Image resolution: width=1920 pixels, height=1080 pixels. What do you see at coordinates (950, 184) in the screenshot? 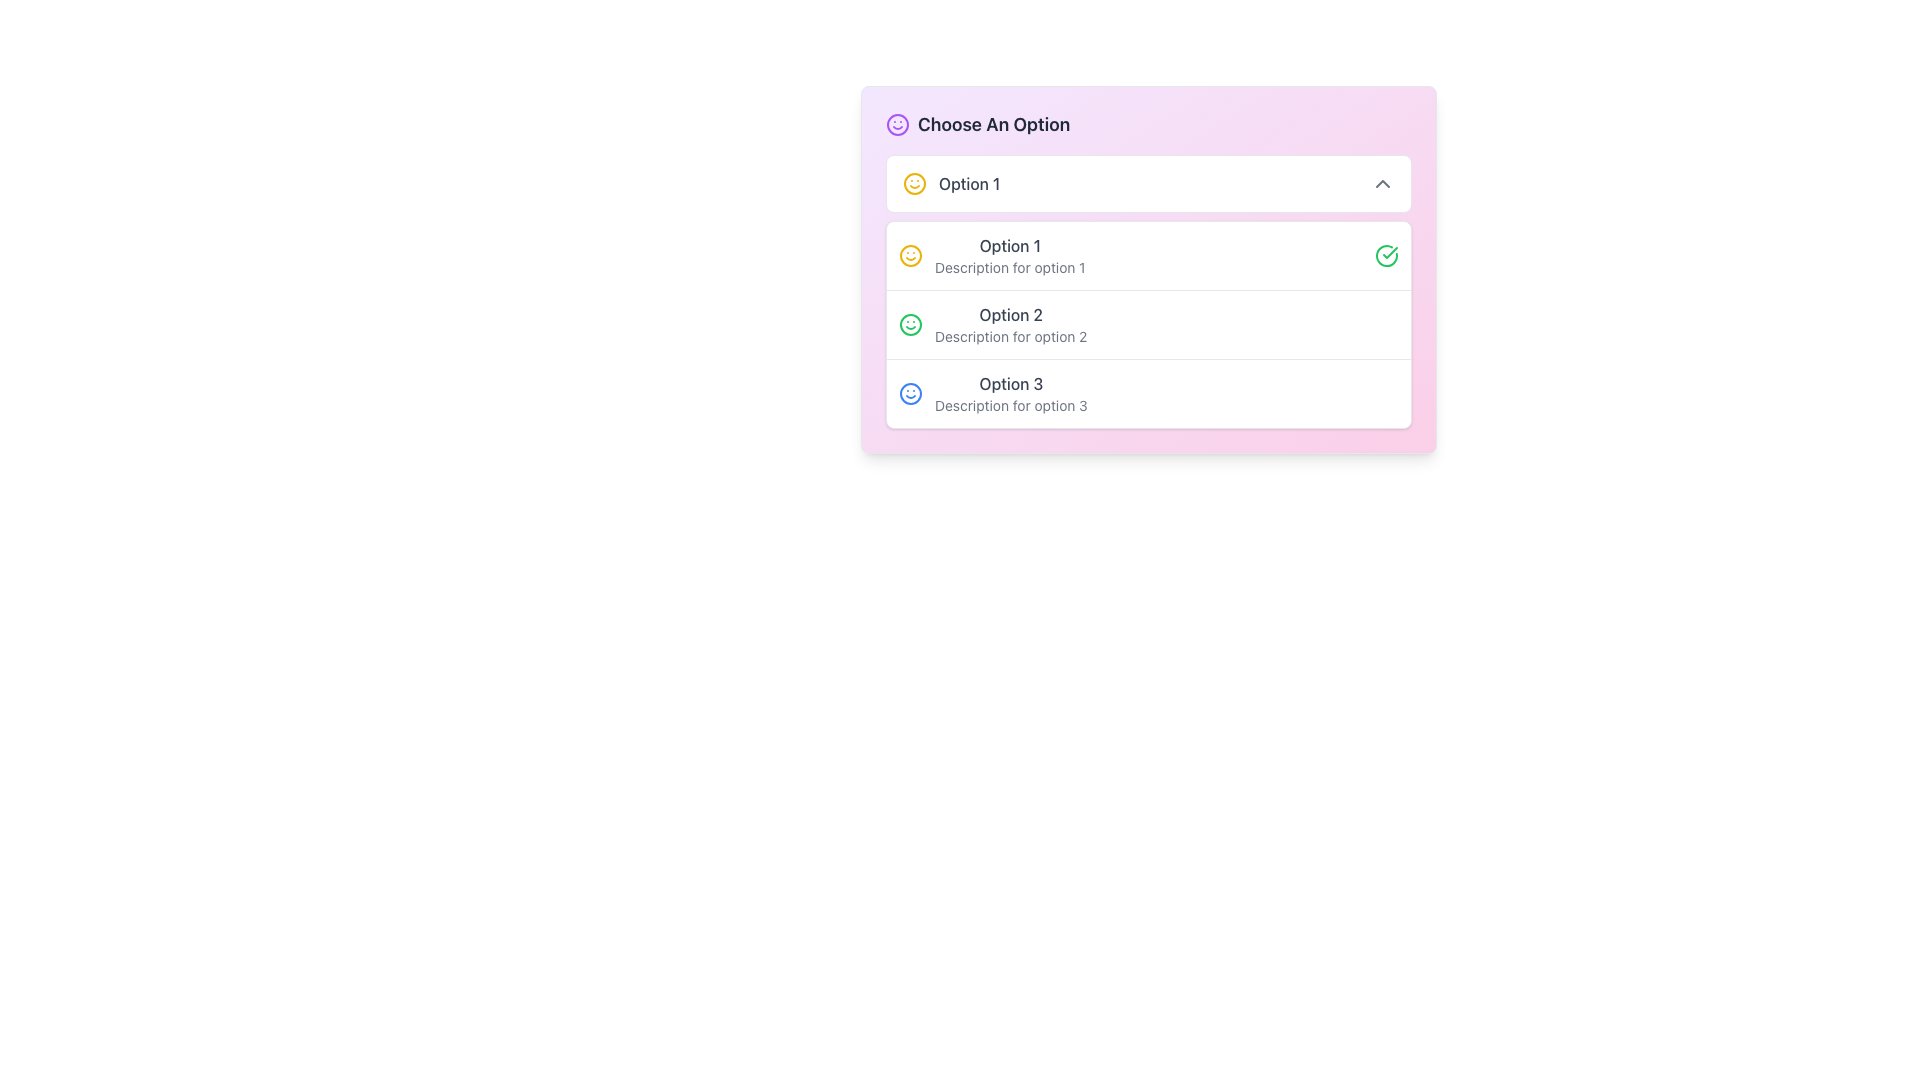
I see `the topmost selectable option in the 'Choose An Option' dropdown list` at bounding box center [950, 184].